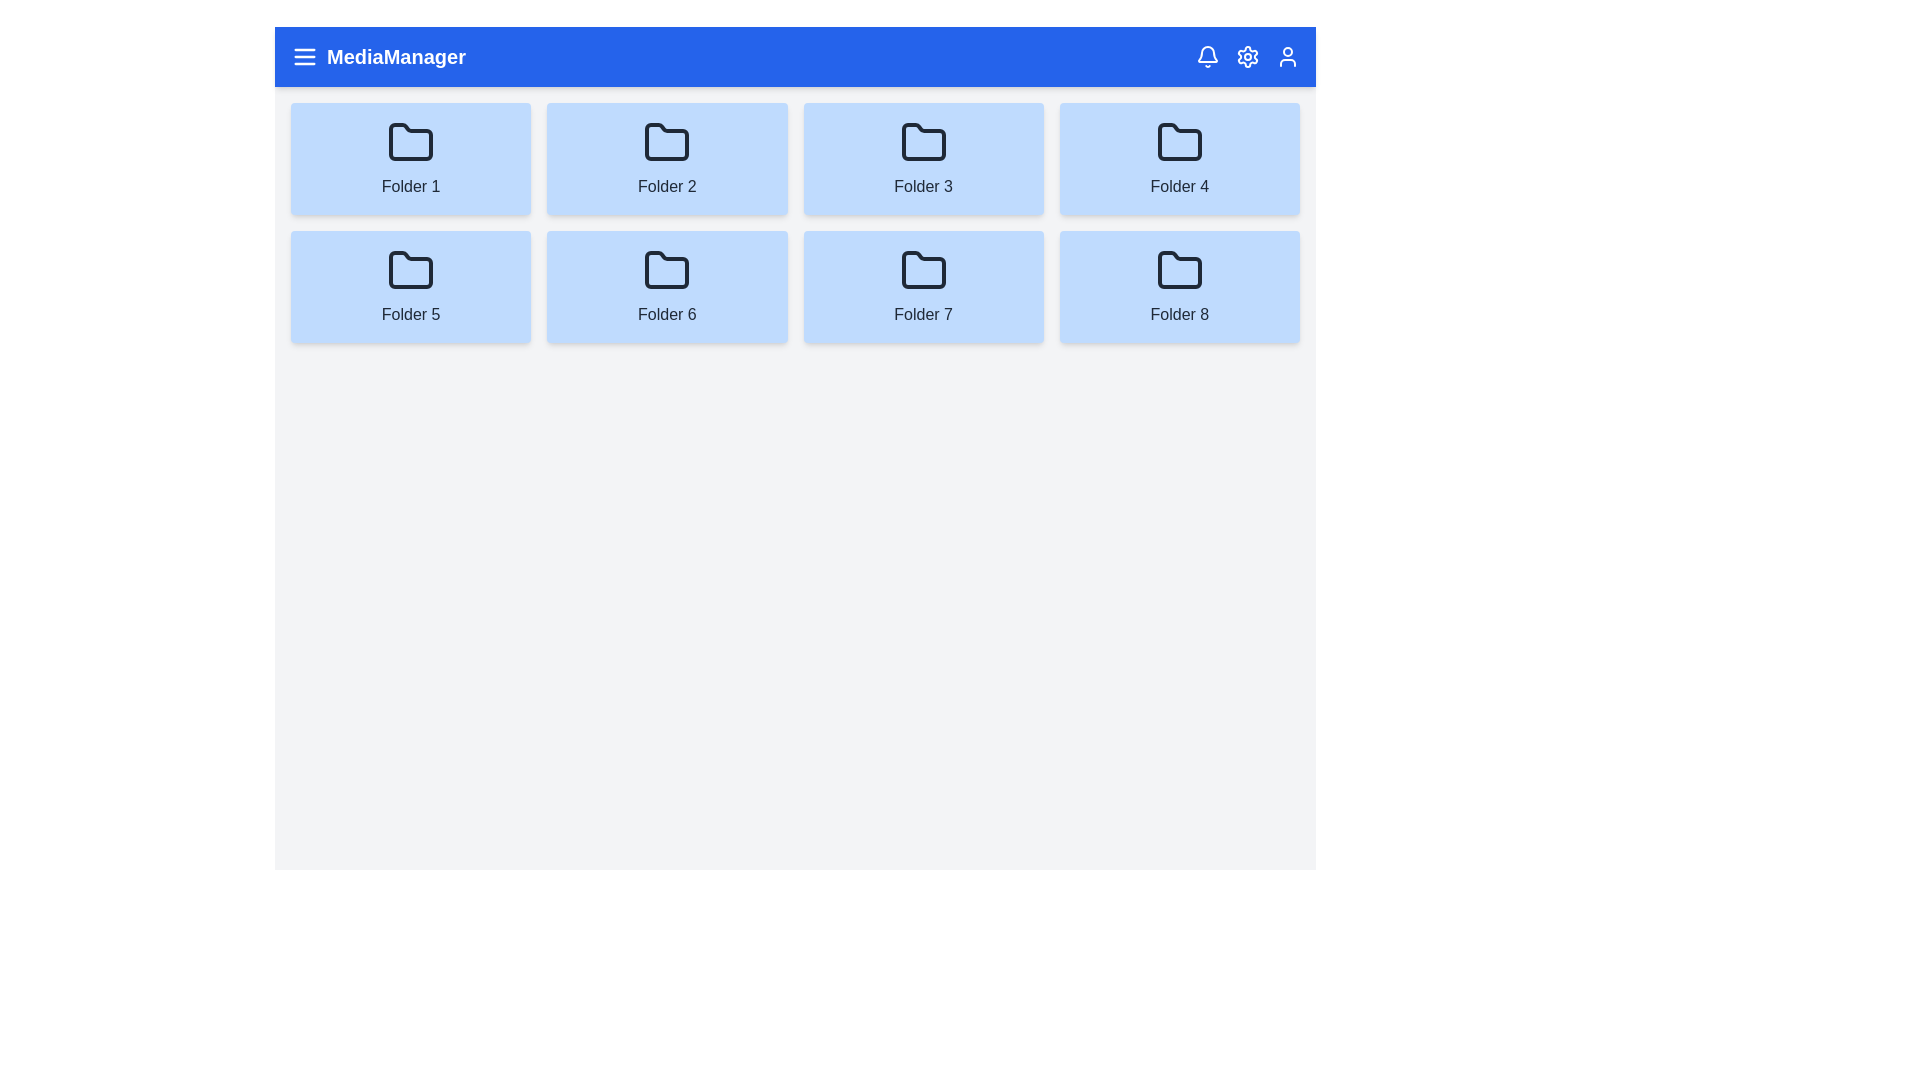 The image size is (1920, 1080). Describe the element at coordinates (1207, 56) in the screenshot. I see `the notification icon` at that location.